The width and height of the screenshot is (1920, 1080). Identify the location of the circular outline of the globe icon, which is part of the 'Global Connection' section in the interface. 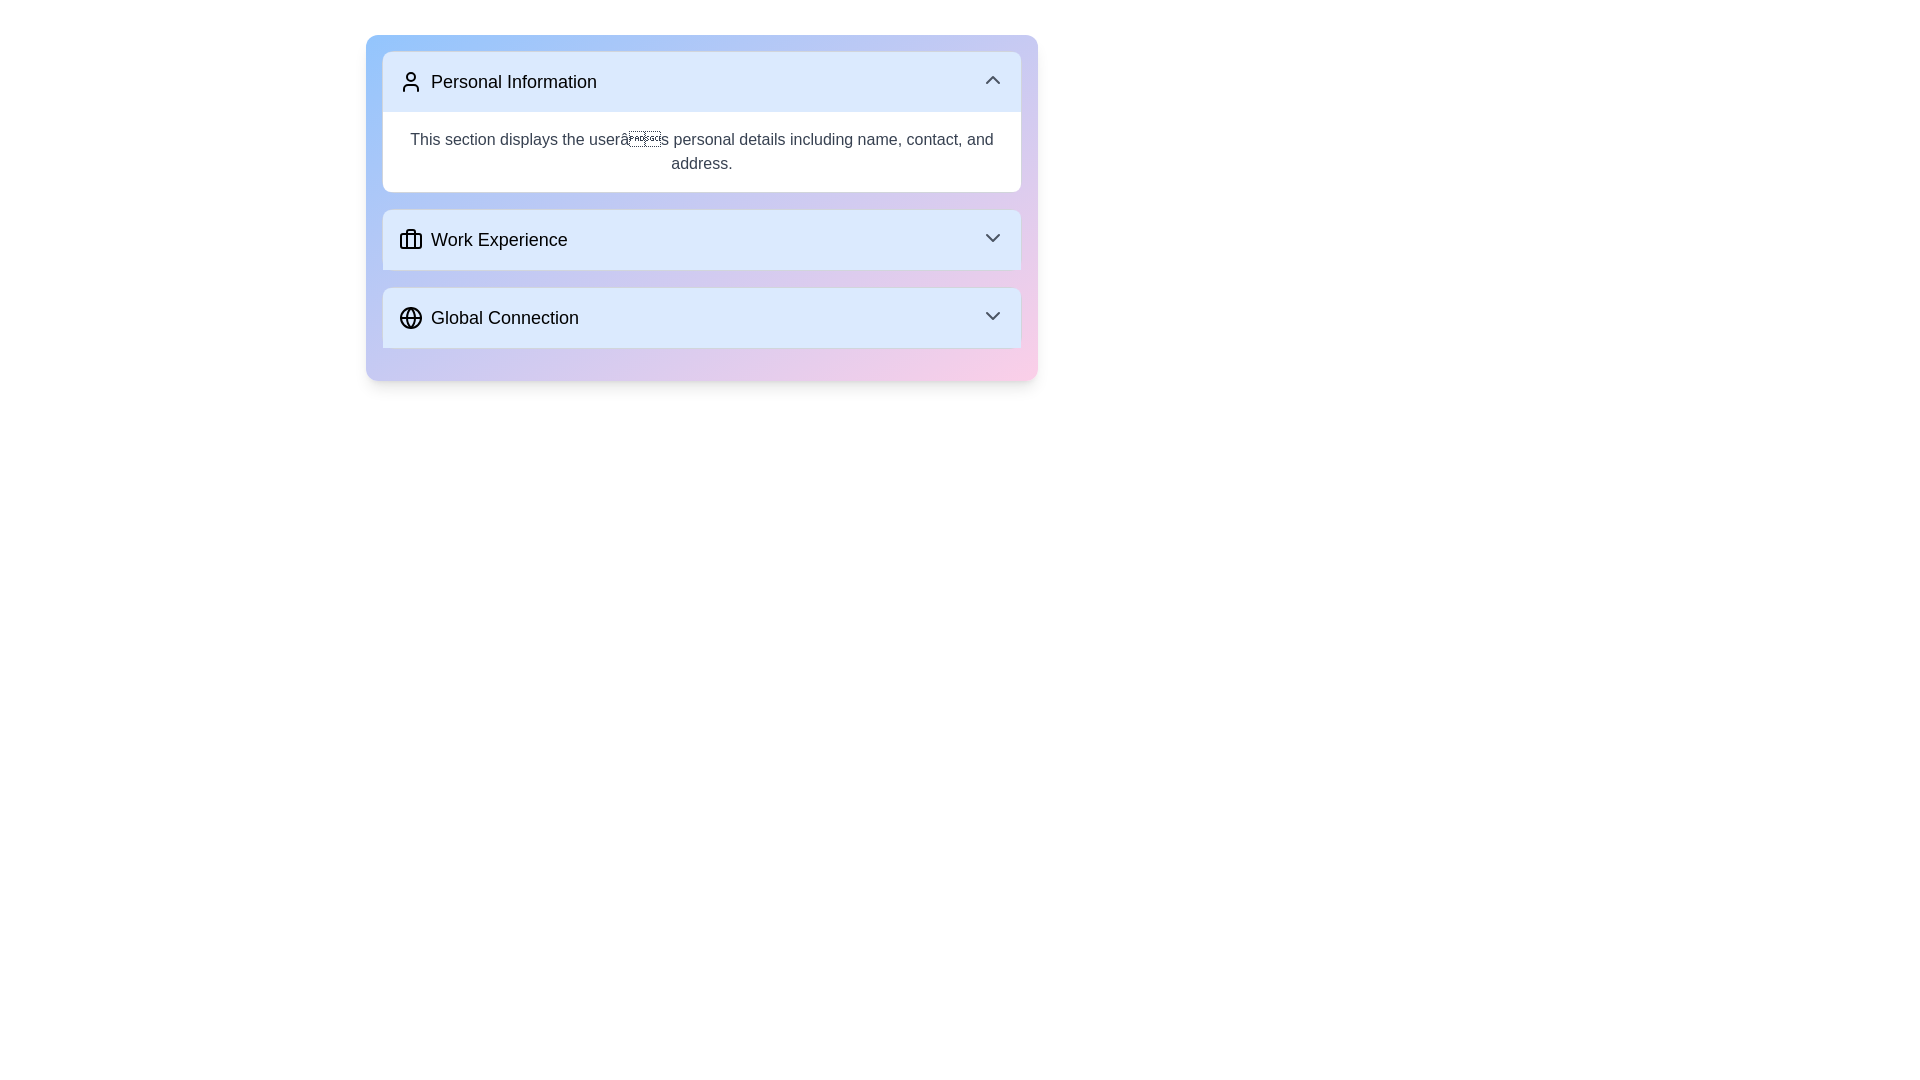
(410, 316).